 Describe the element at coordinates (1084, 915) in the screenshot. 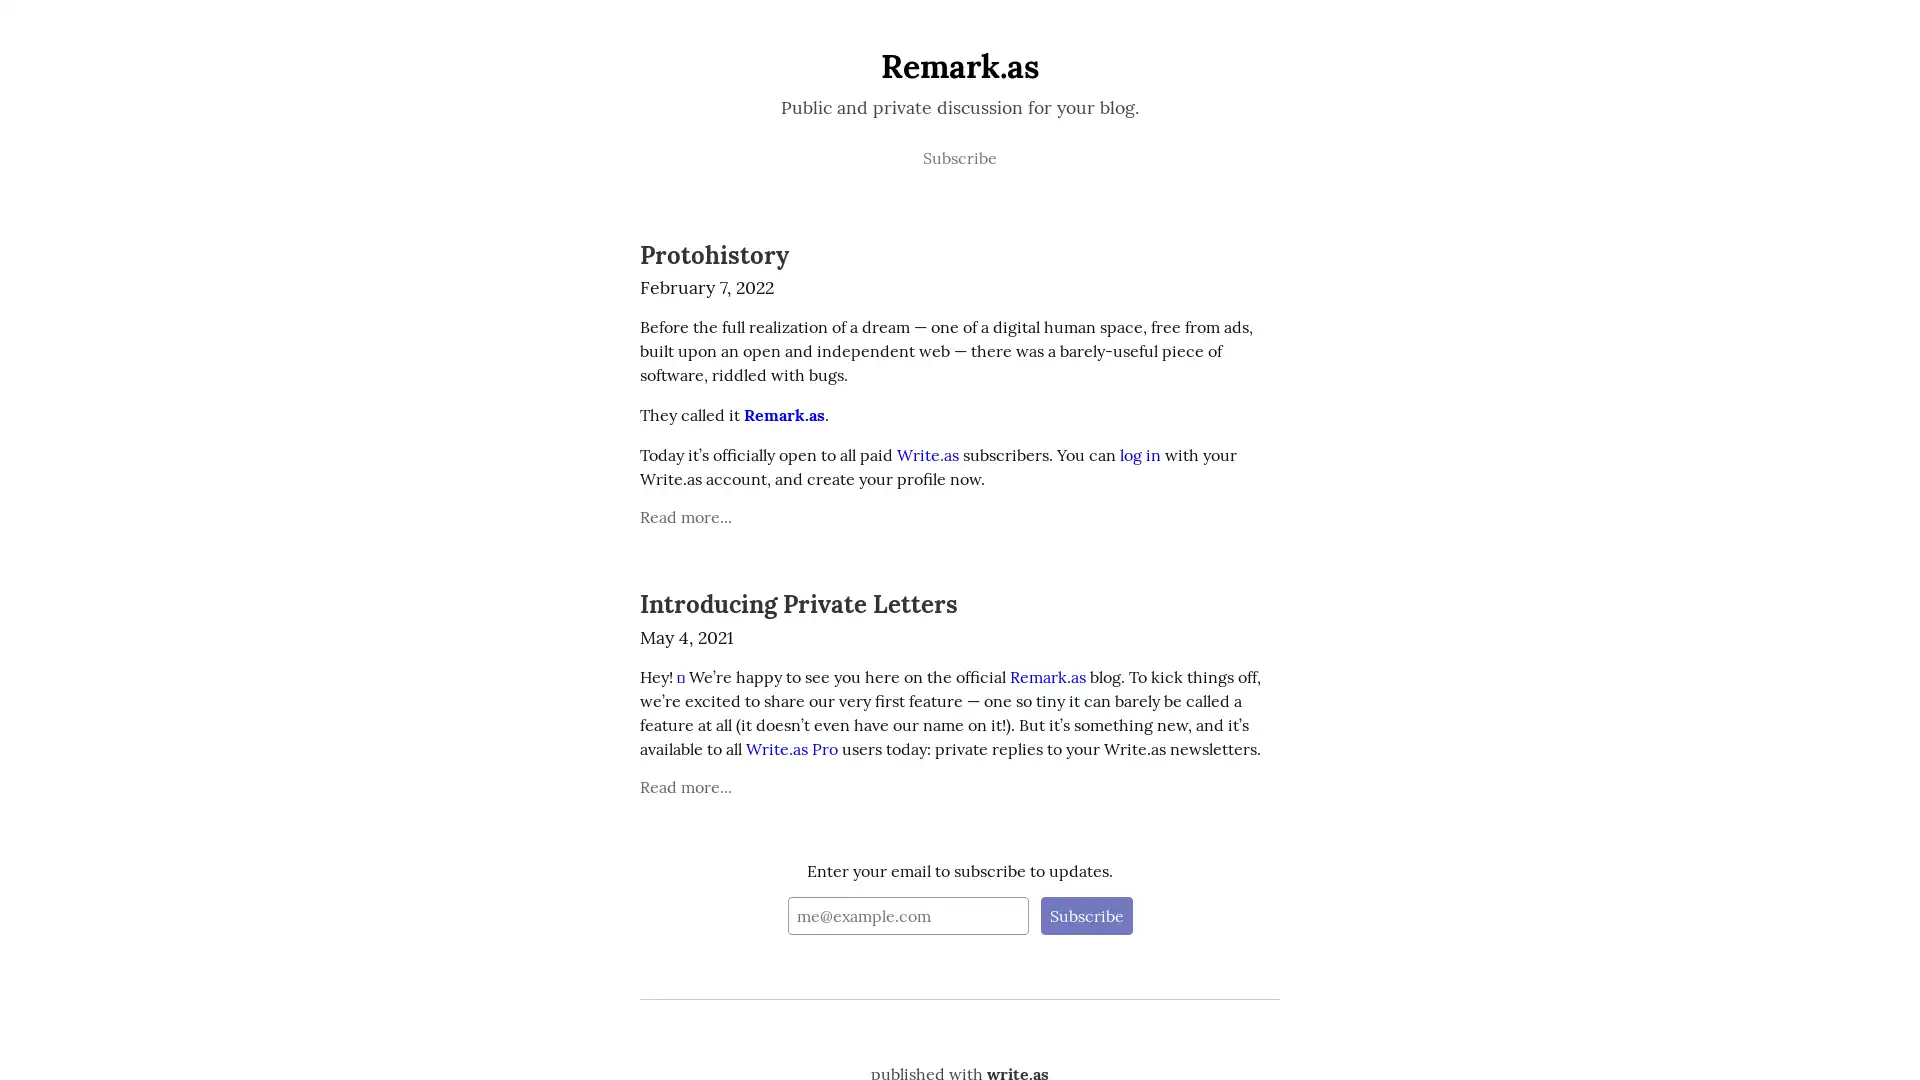

I see `Subscribe` at that location.